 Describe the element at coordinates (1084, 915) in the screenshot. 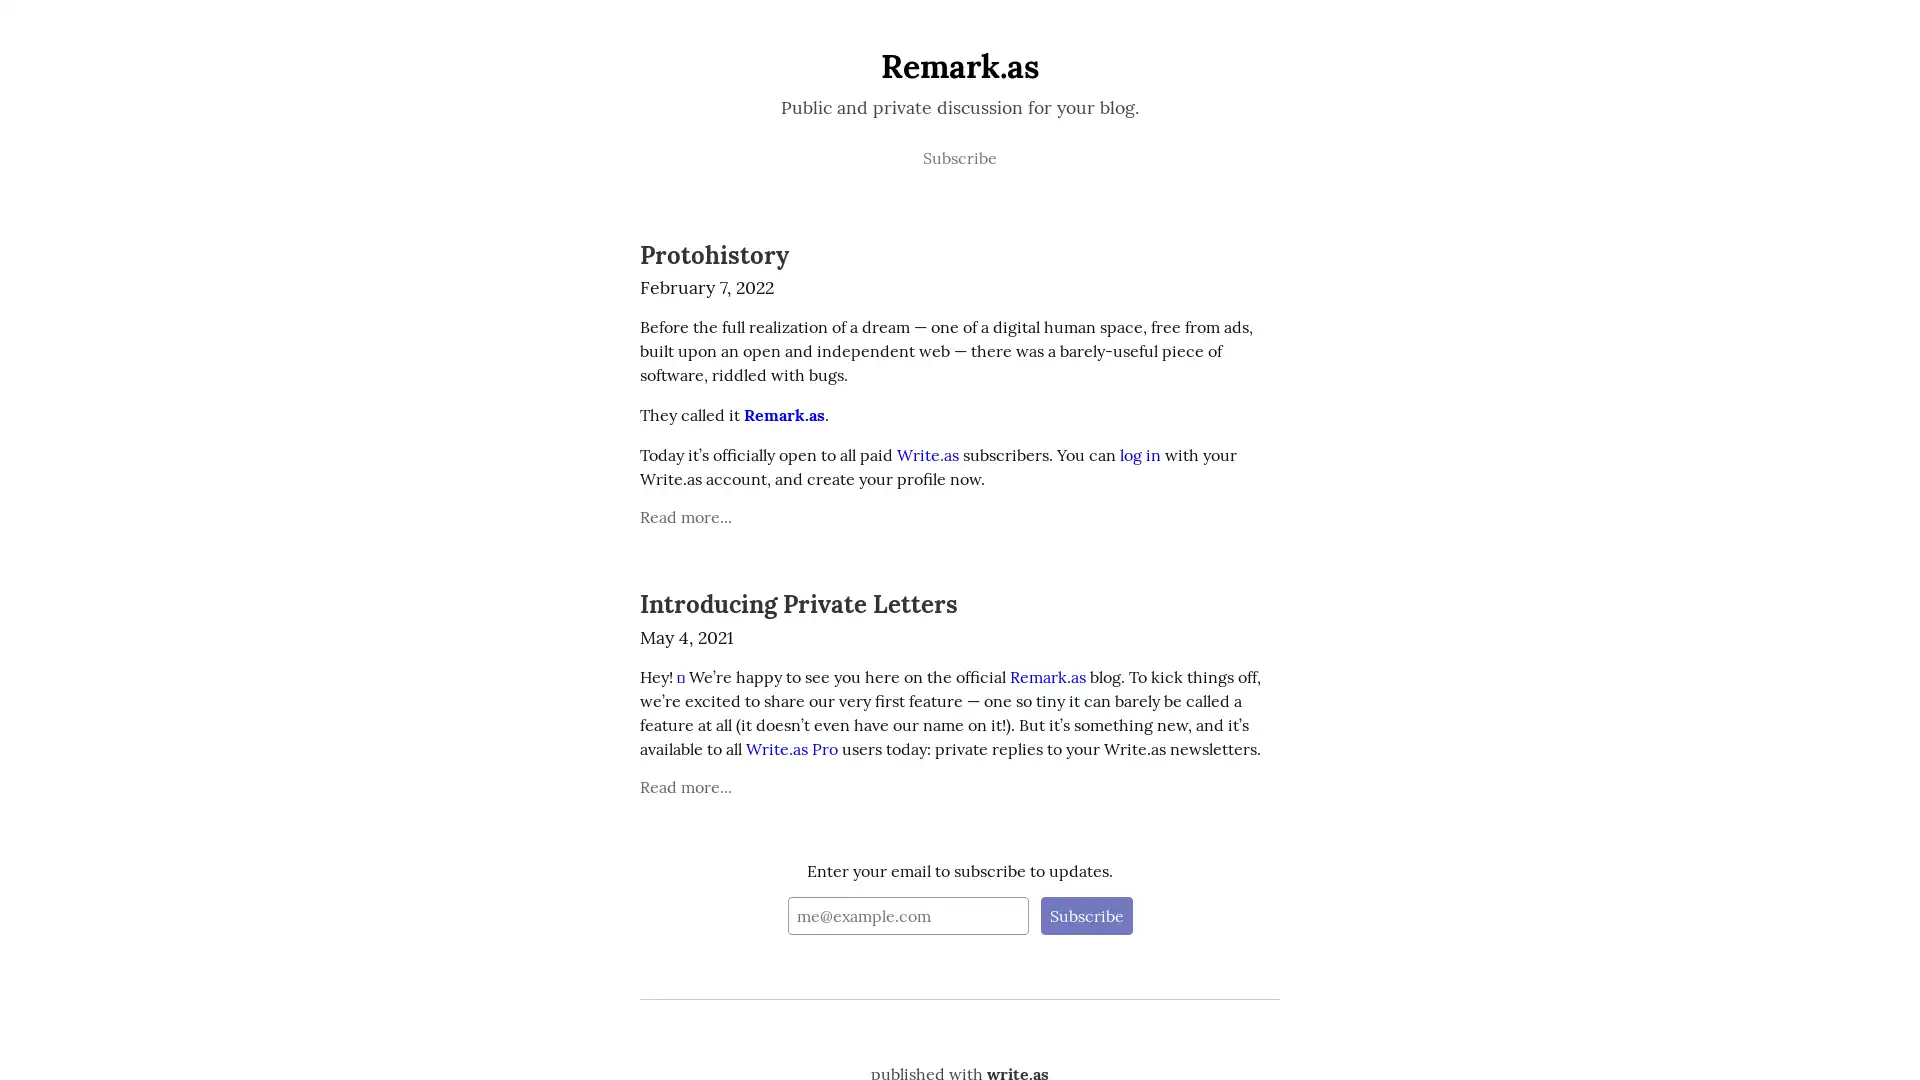

I see `Subscribe` at that location.